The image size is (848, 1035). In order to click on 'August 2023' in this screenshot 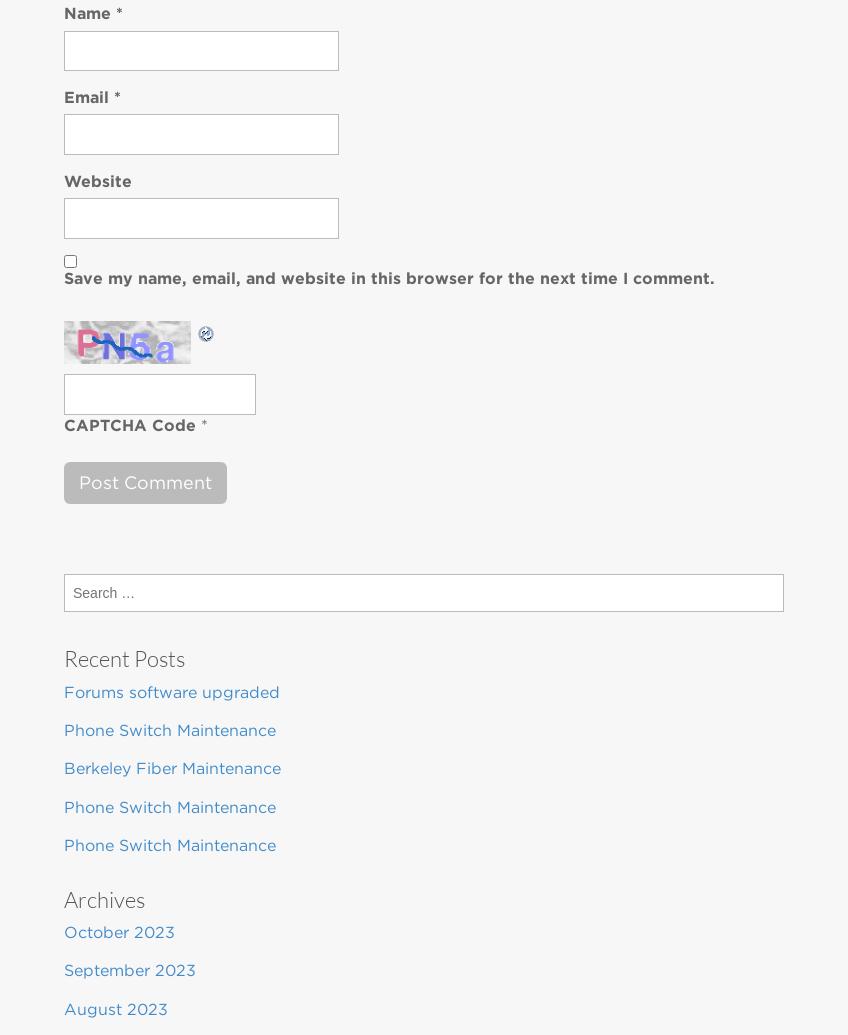, I will do `click(115, 1007)`.